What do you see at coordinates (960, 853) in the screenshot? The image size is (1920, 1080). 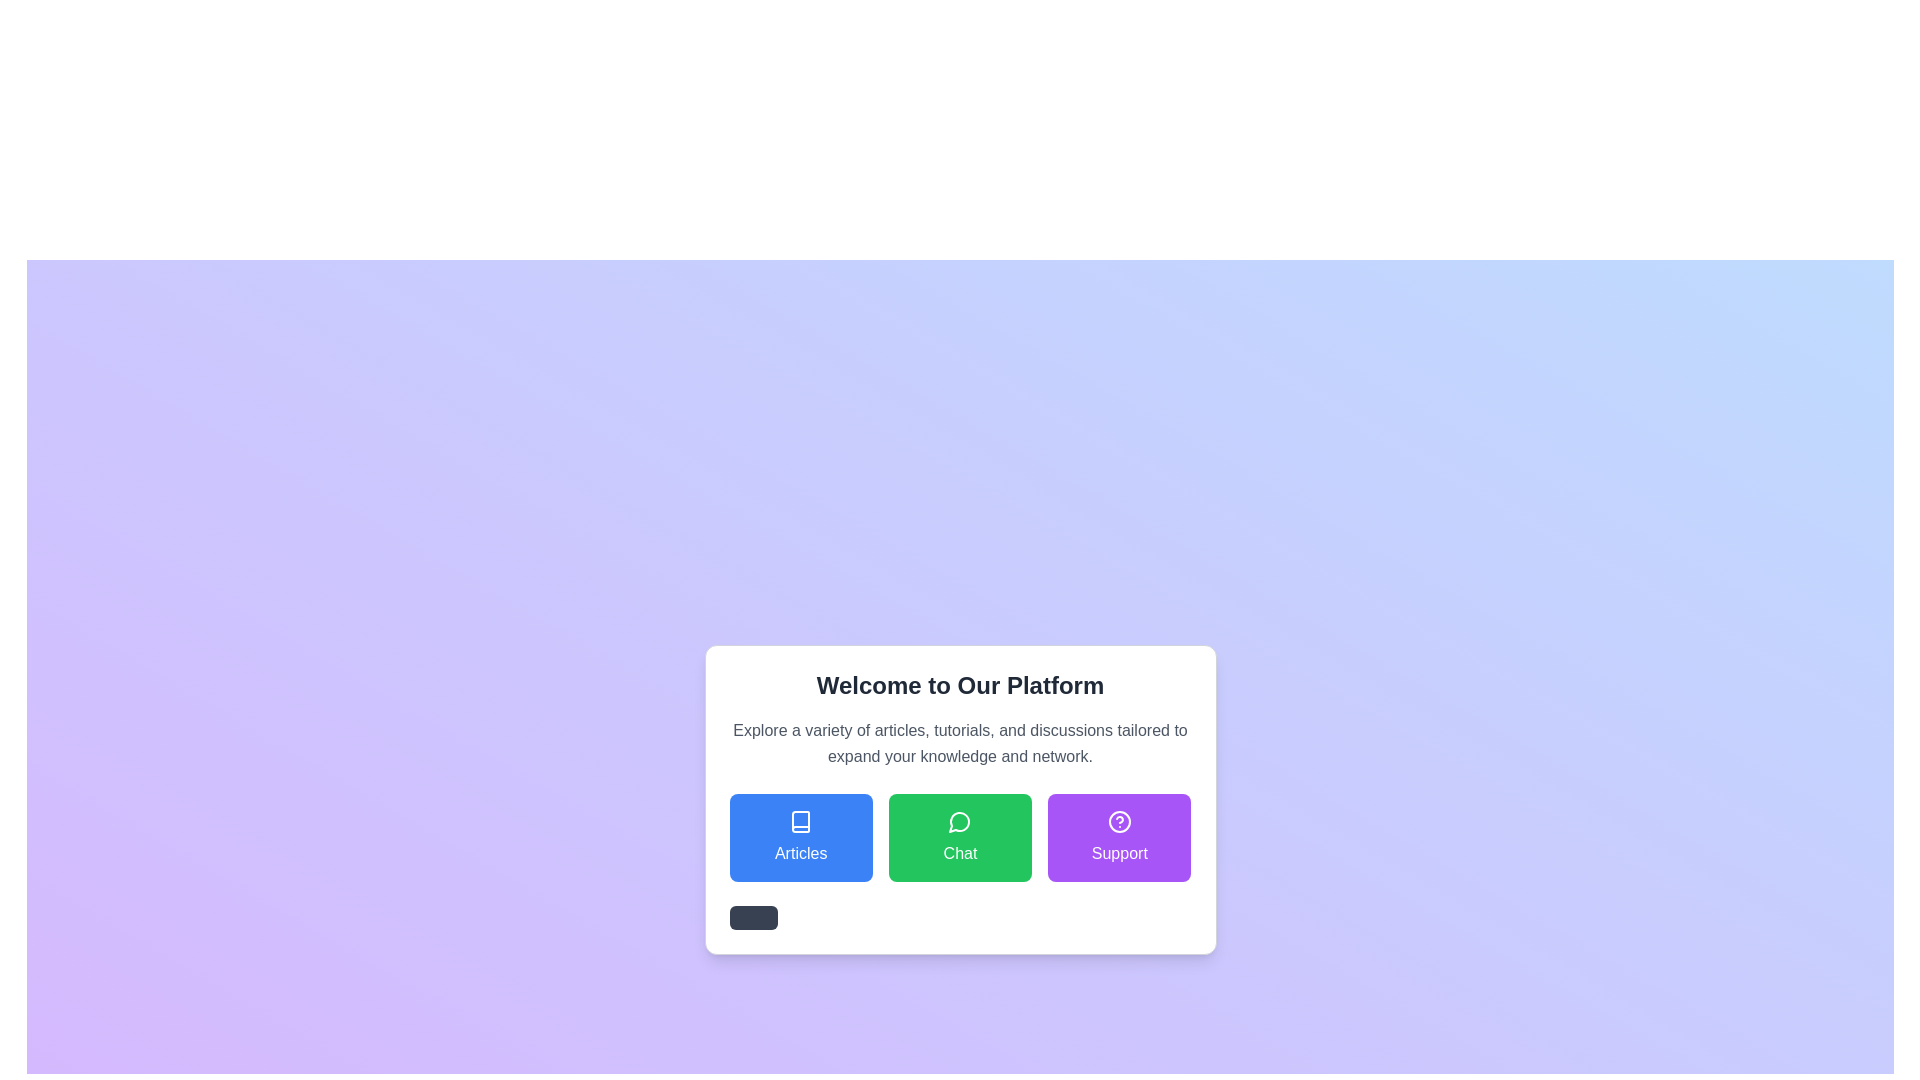 I see `label 'Chat' which is displayed in bold white text inside the green rounded rectangular button with a chat bubble icon` at bounding box center [960, 853].